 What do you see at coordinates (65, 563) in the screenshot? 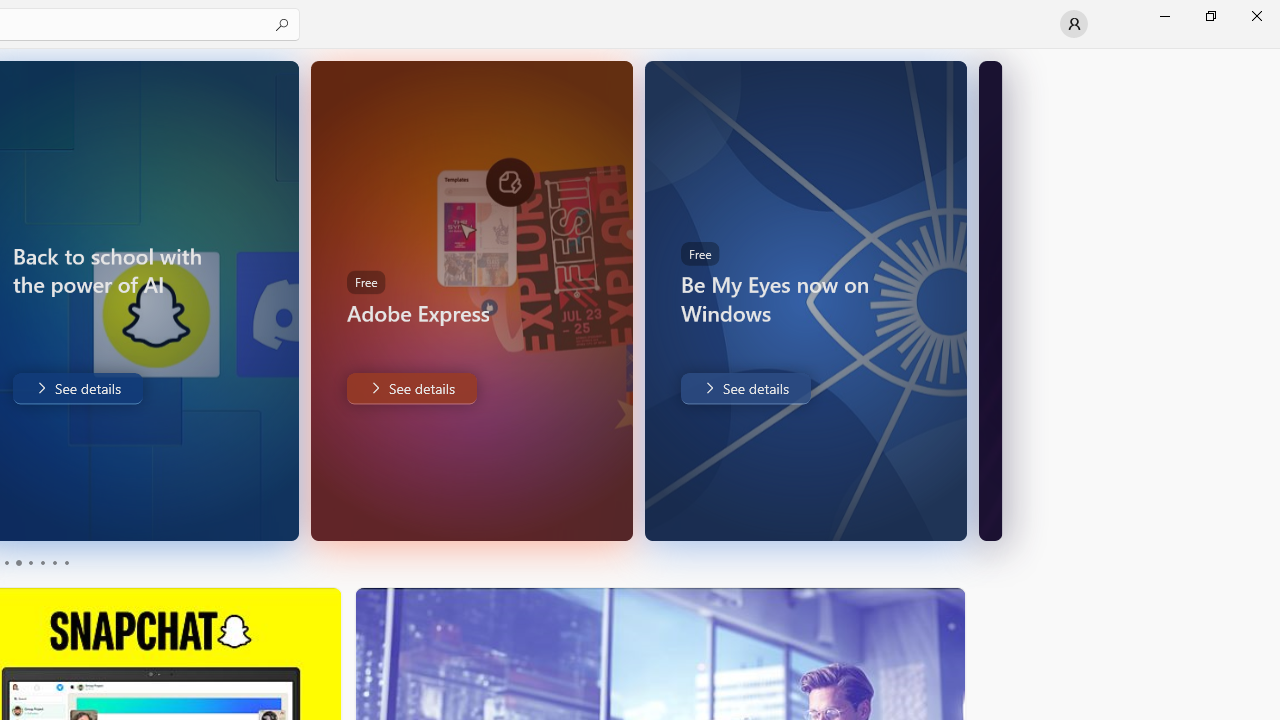
I see `'Page 6'` at bounding box center [65, 563].